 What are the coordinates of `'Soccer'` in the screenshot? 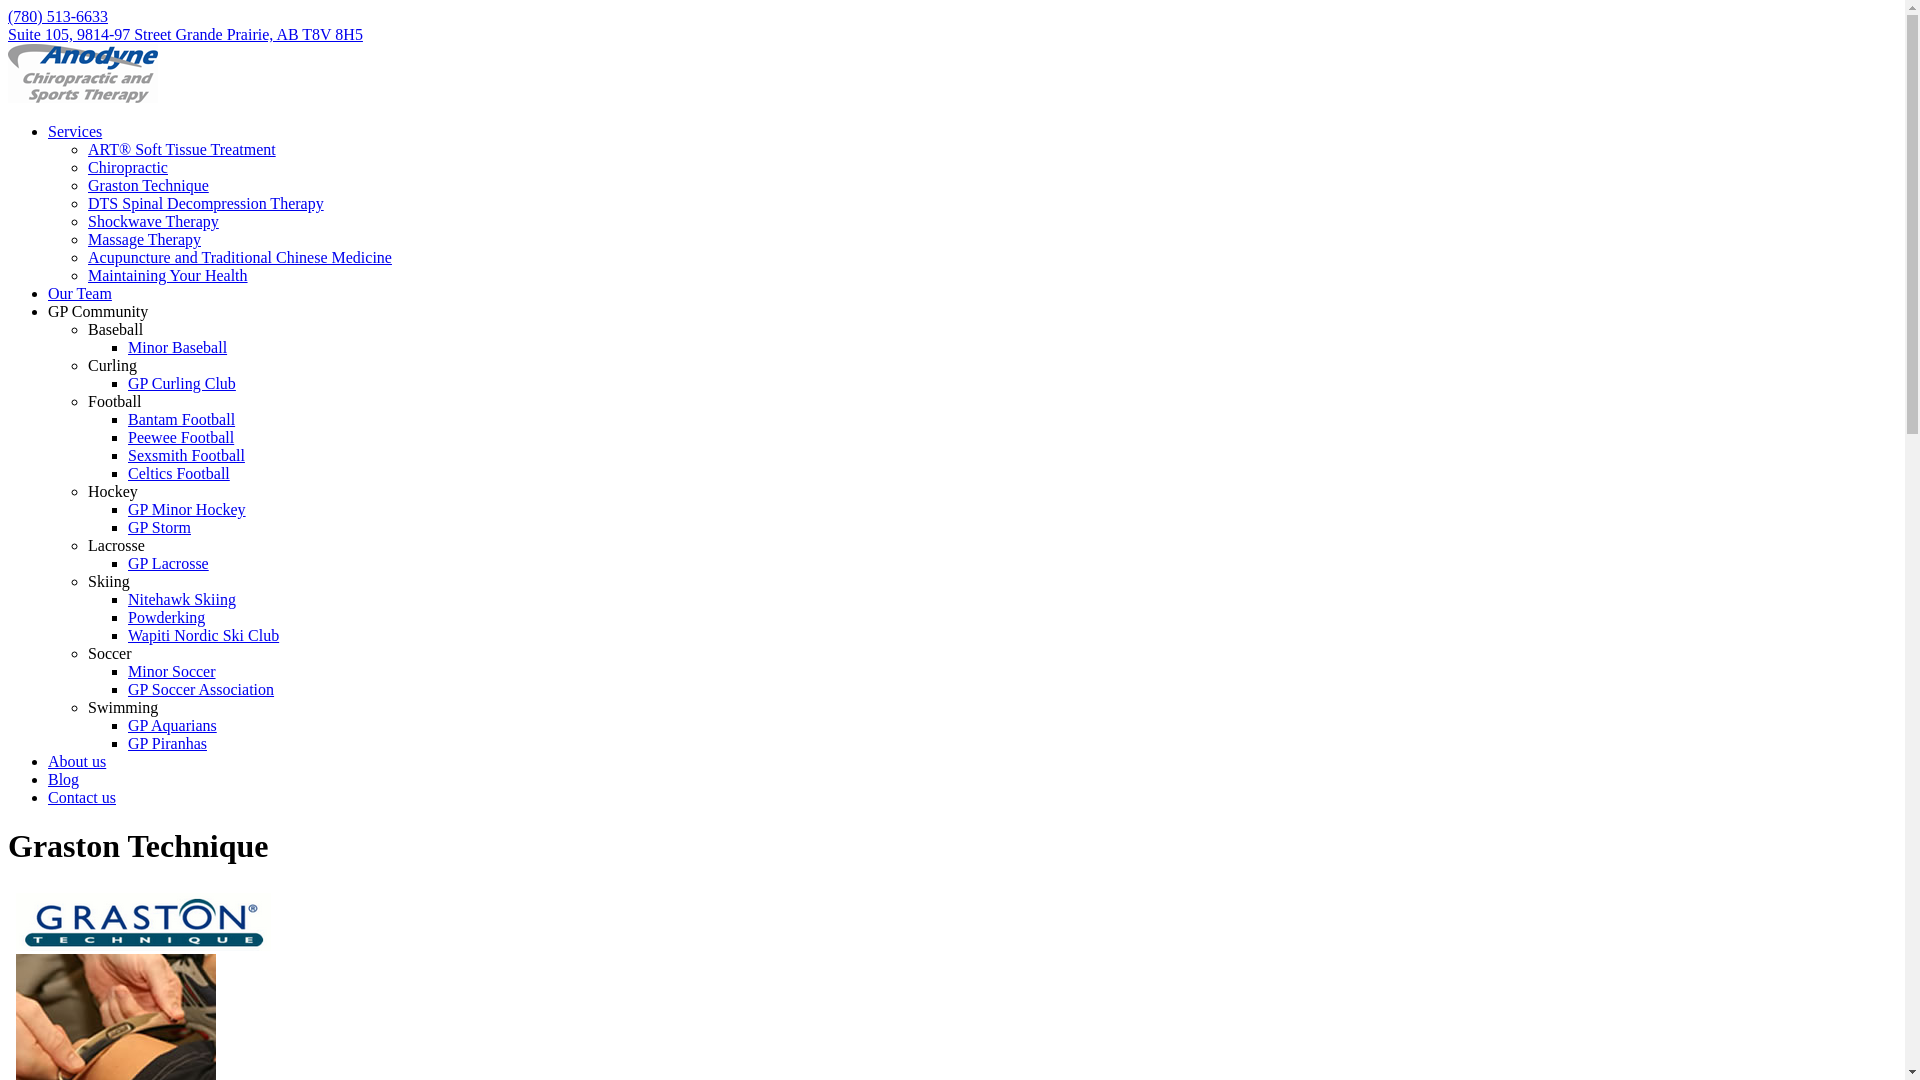 It's located at (109, 653).